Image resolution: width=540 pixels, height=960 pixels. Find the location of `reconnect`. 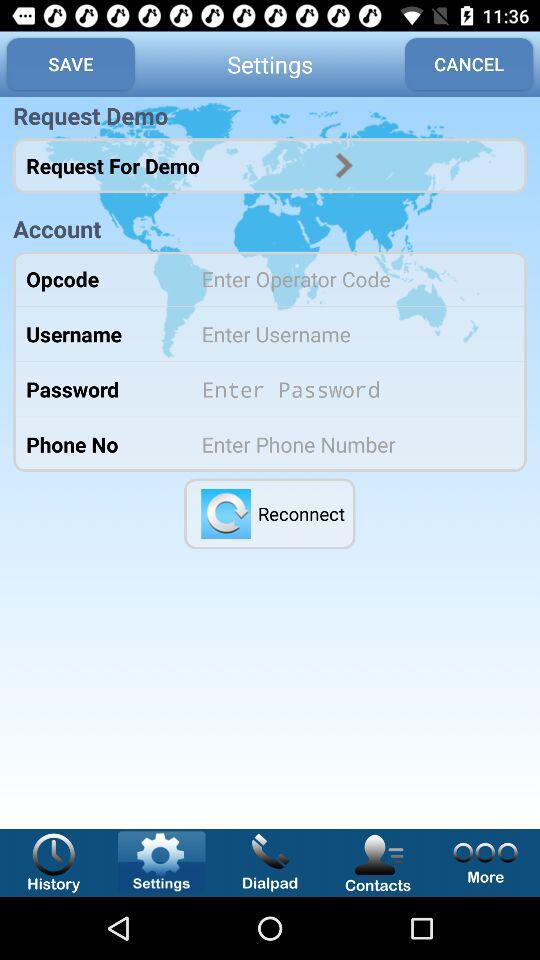

reconnect is located at coordinates (225, 512).